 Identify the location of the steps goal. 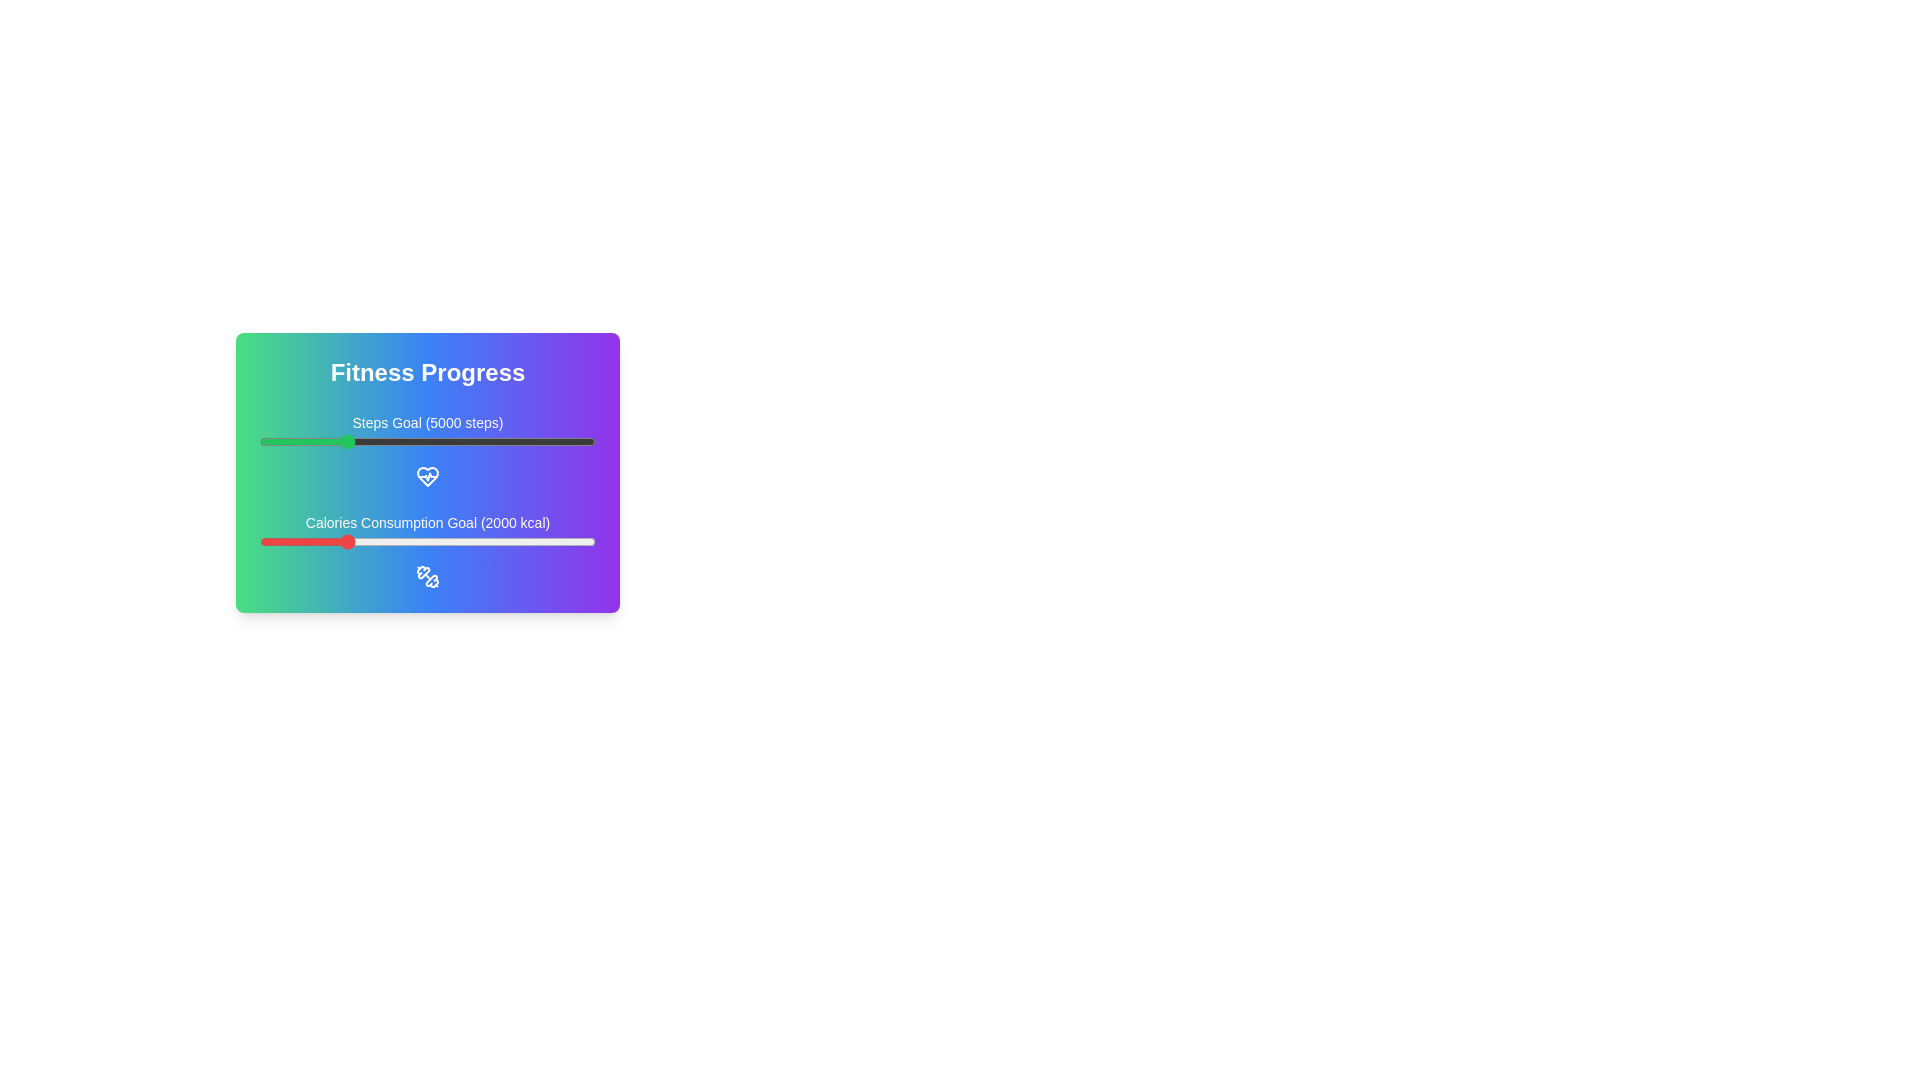
(521, 441).